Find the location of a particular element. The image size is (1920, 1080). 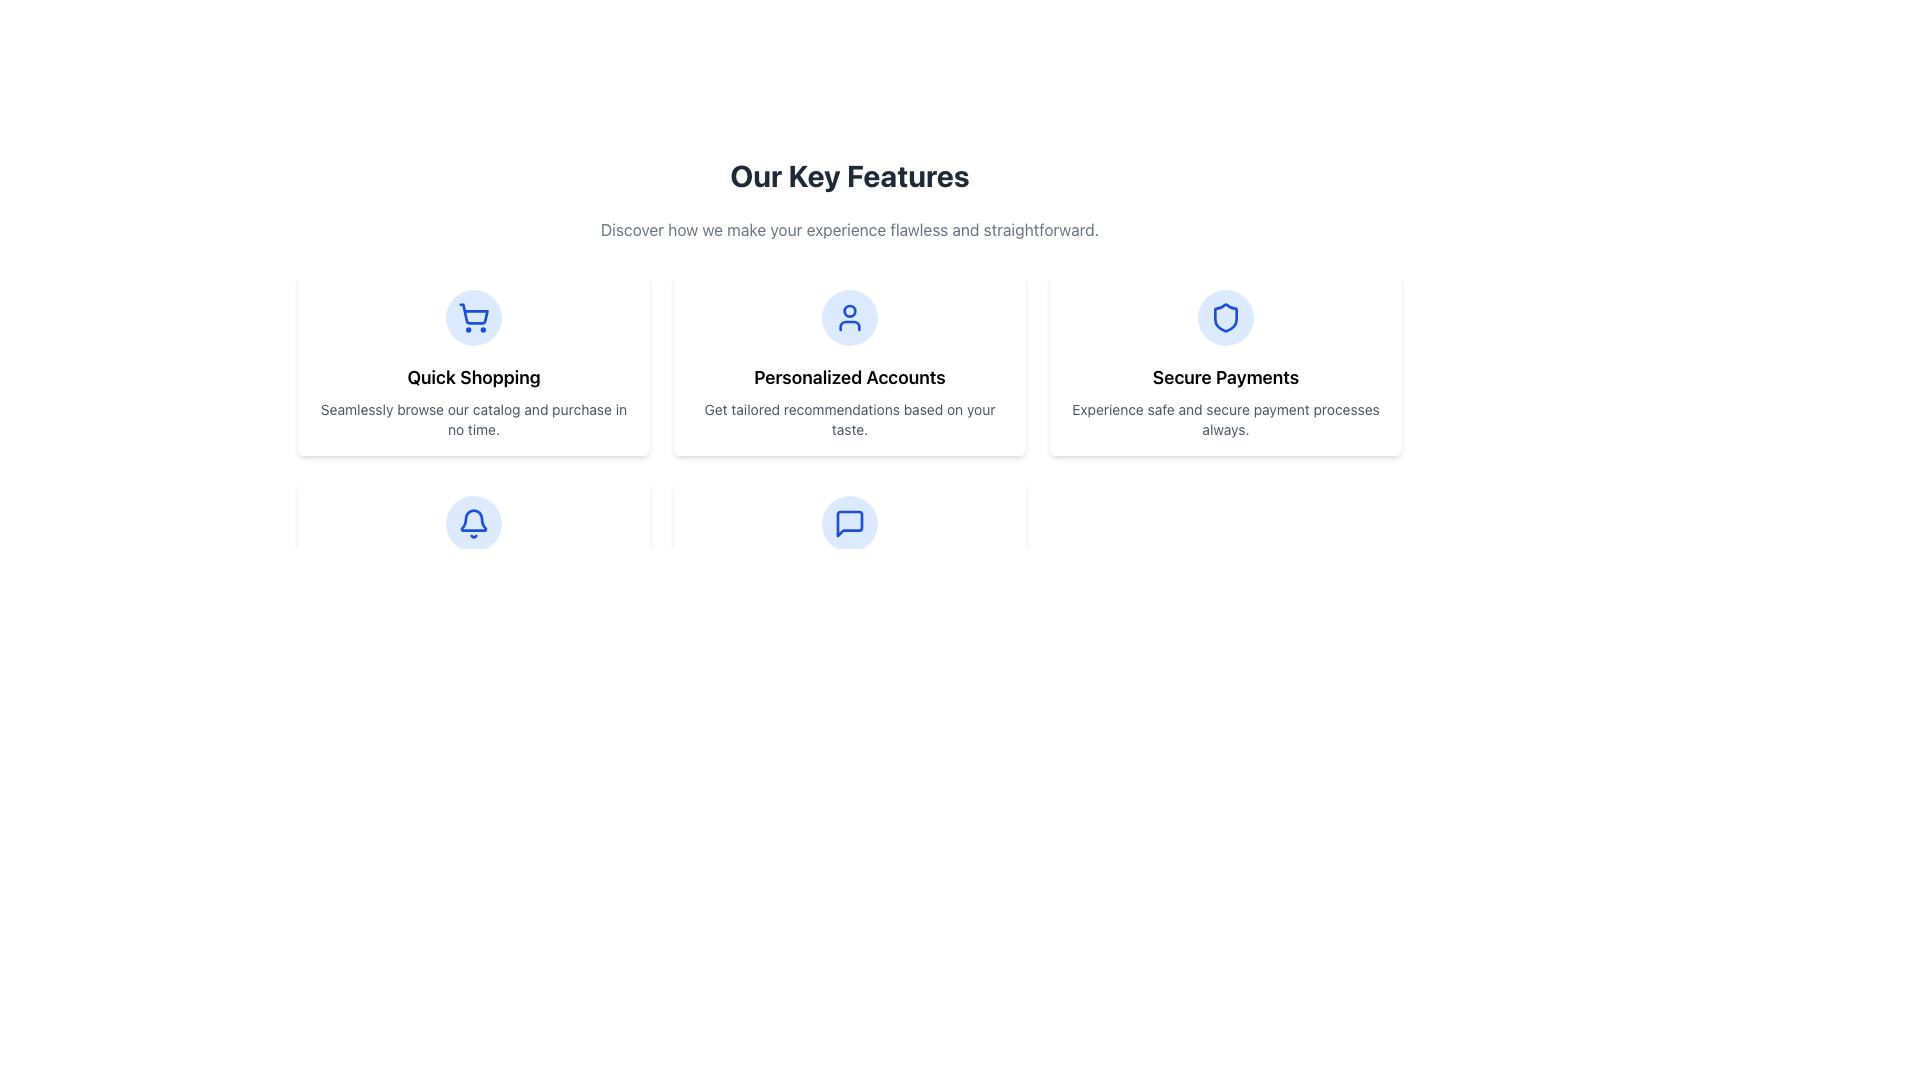

the 'Personalized Accounts' feature card which is the second card from the left in a grid layout, displaying a blue circular user profile icon, bold text 'Personalized Accounts', and a subtitle beneath it is located at coordinates (849, 365).